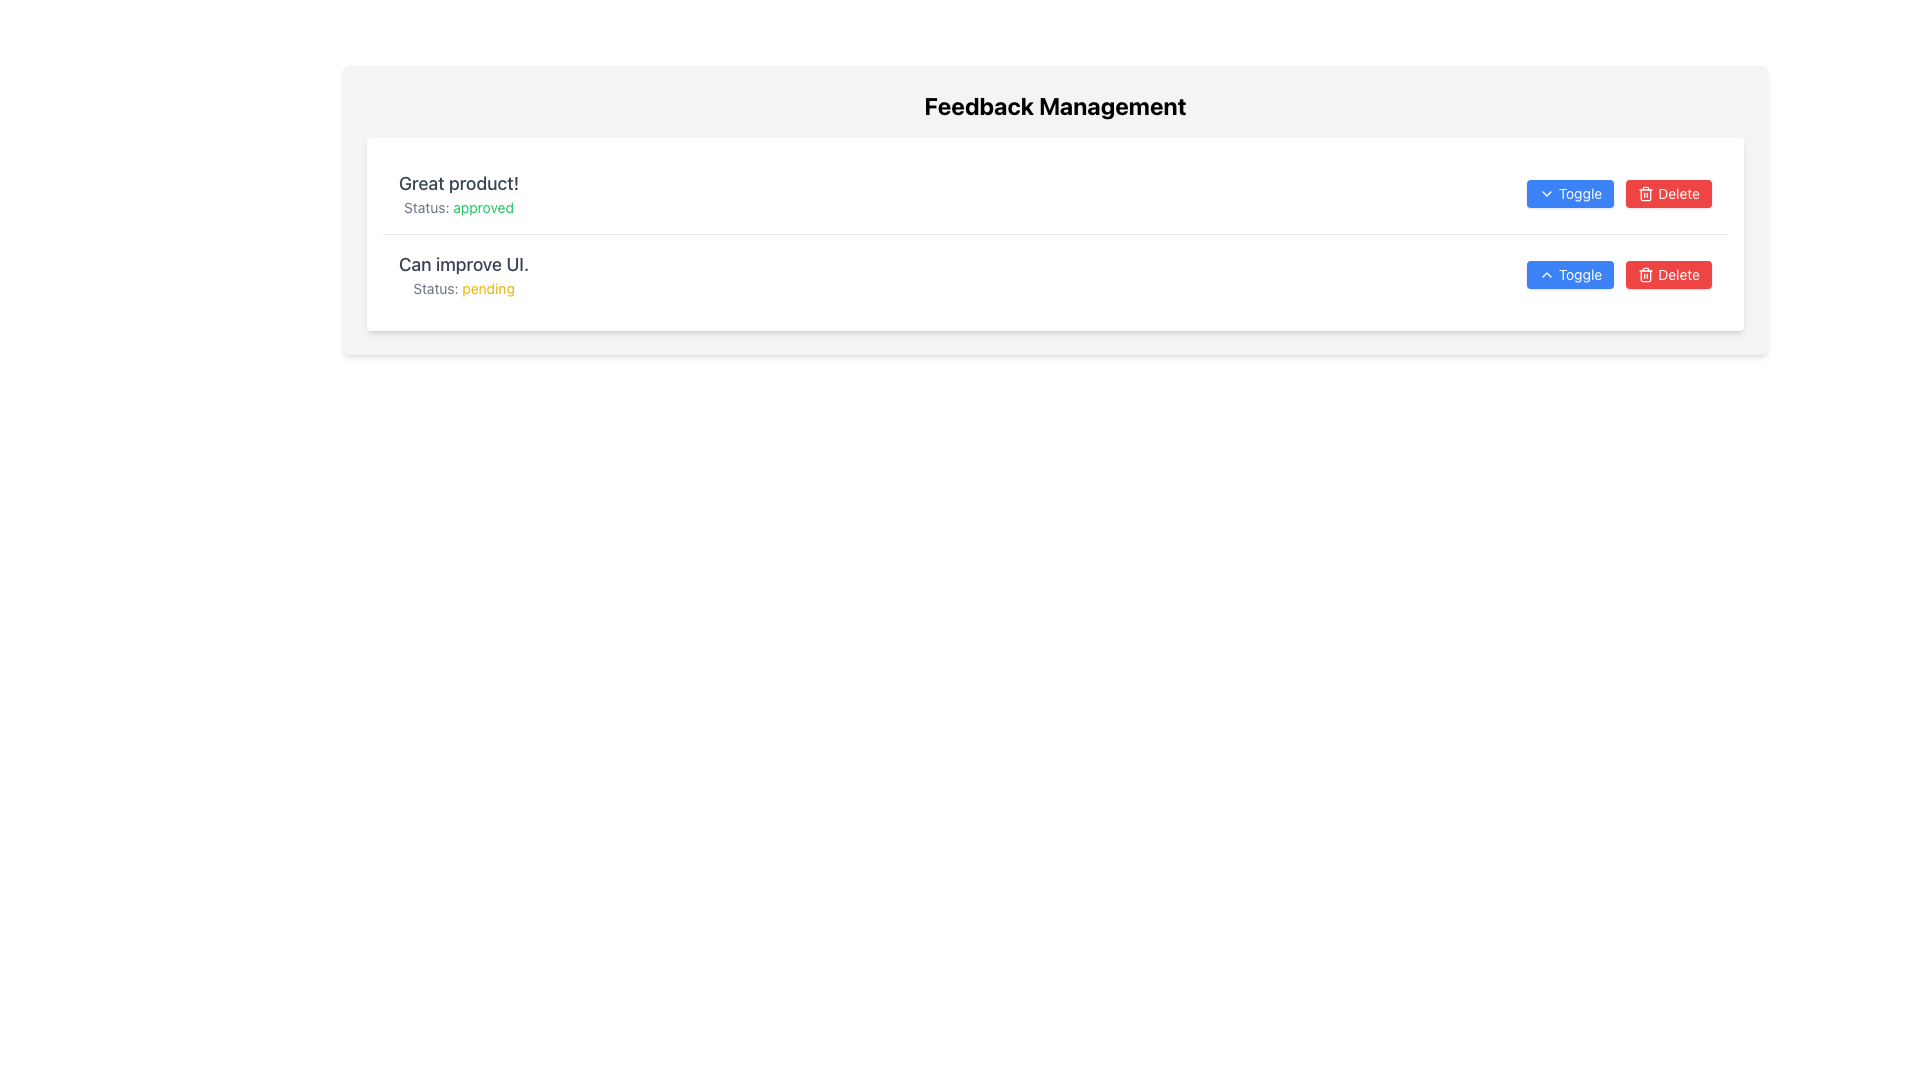  What do you see at coordinates (458, 193) in the screenshot?
I see `the first feedback note in the Feedback Management section that contains the text 'Great product!' and 'Status: approved'` at bounding box center [458, 193].